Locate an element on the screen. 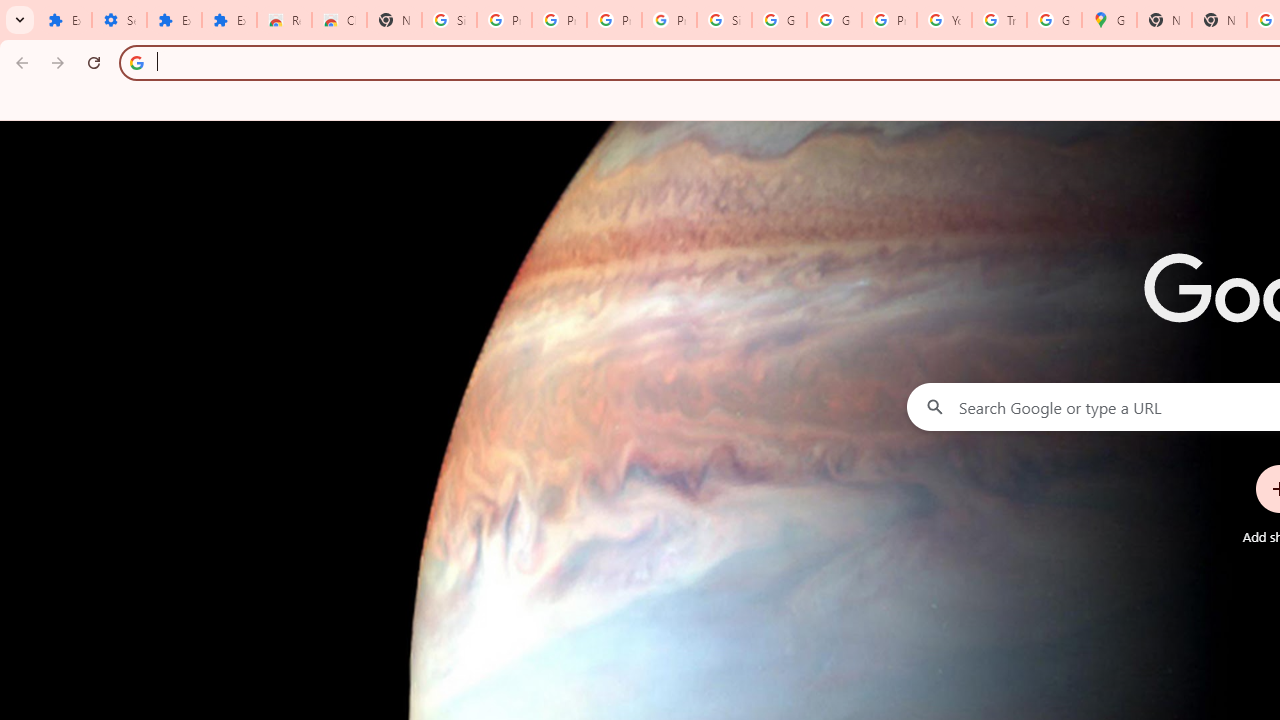 The image size is (1280, 720). 'Reviews: Helix Fruit Jump Arcade Game' is located at coordinates (283, 20).